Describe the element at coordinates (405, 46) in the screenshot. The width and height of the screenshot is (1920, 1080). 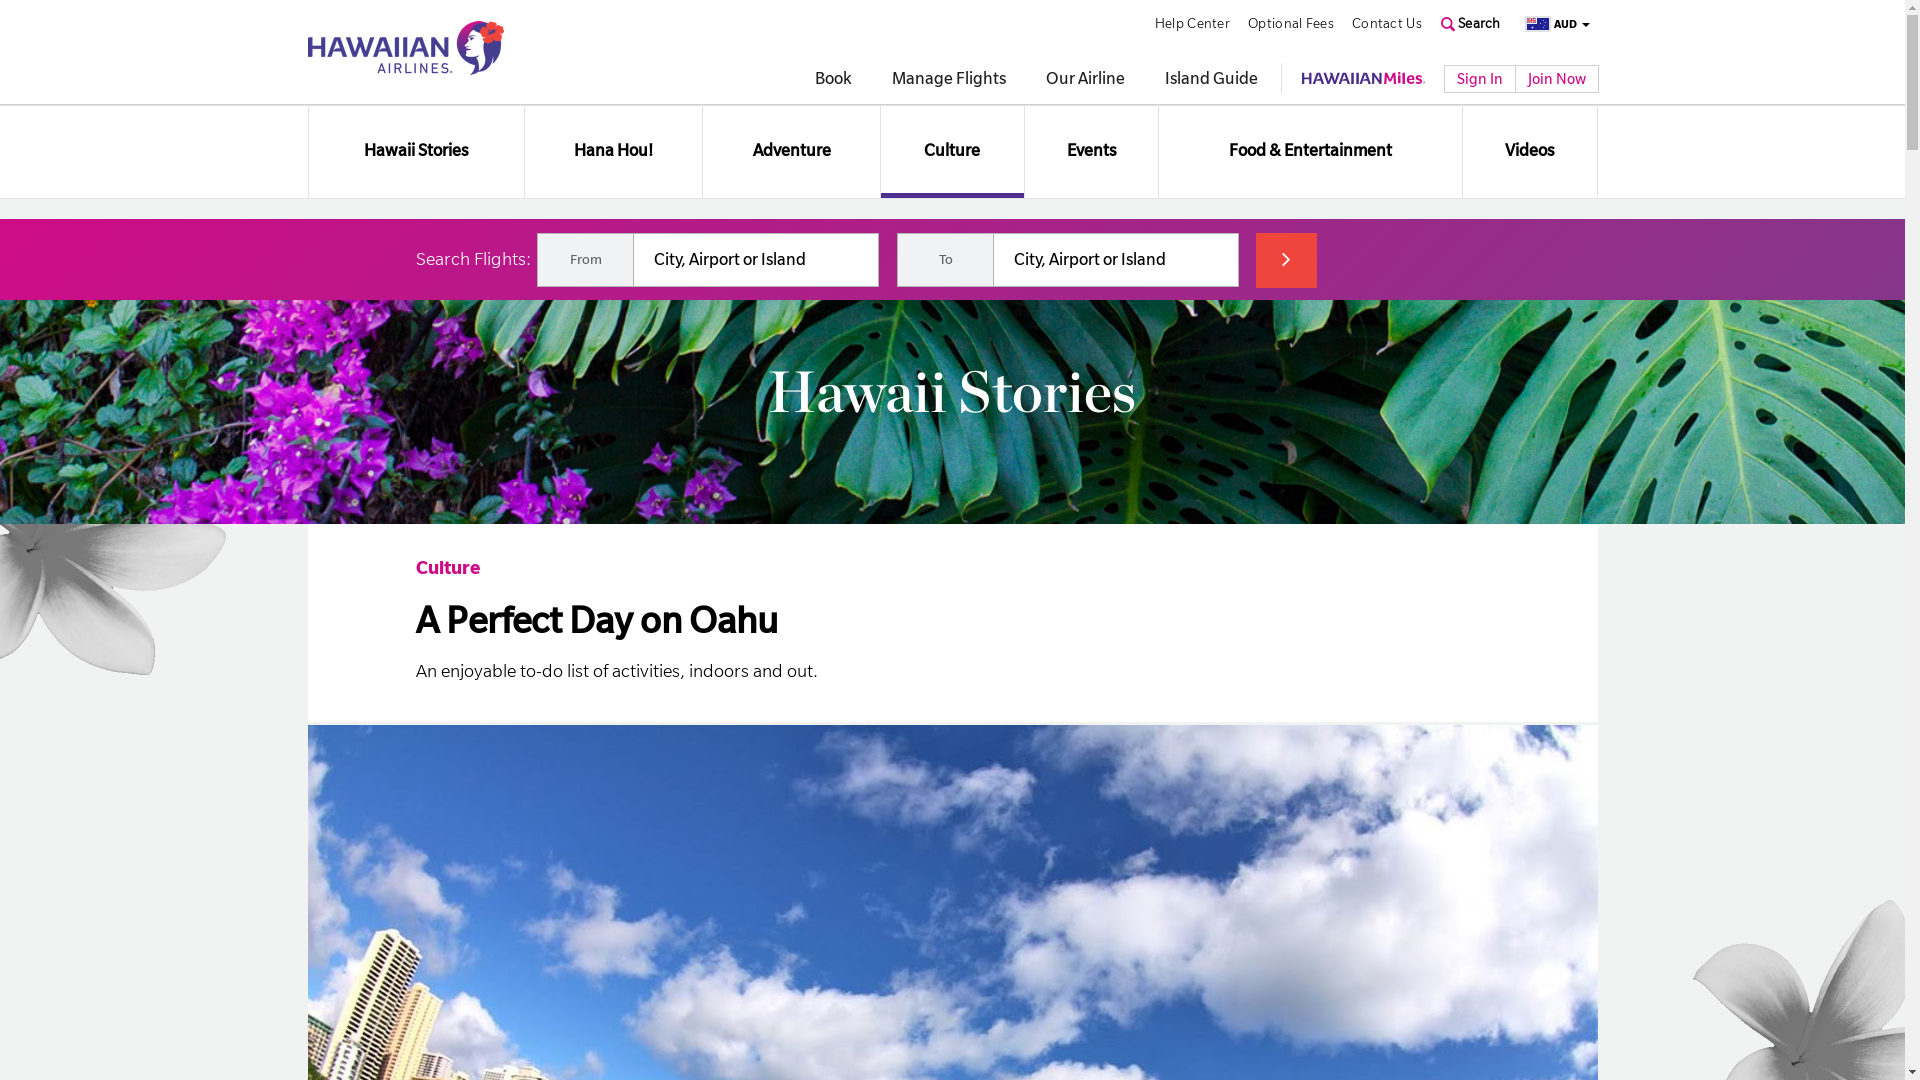
I see `'Hawaiian Airlines'` at that location.